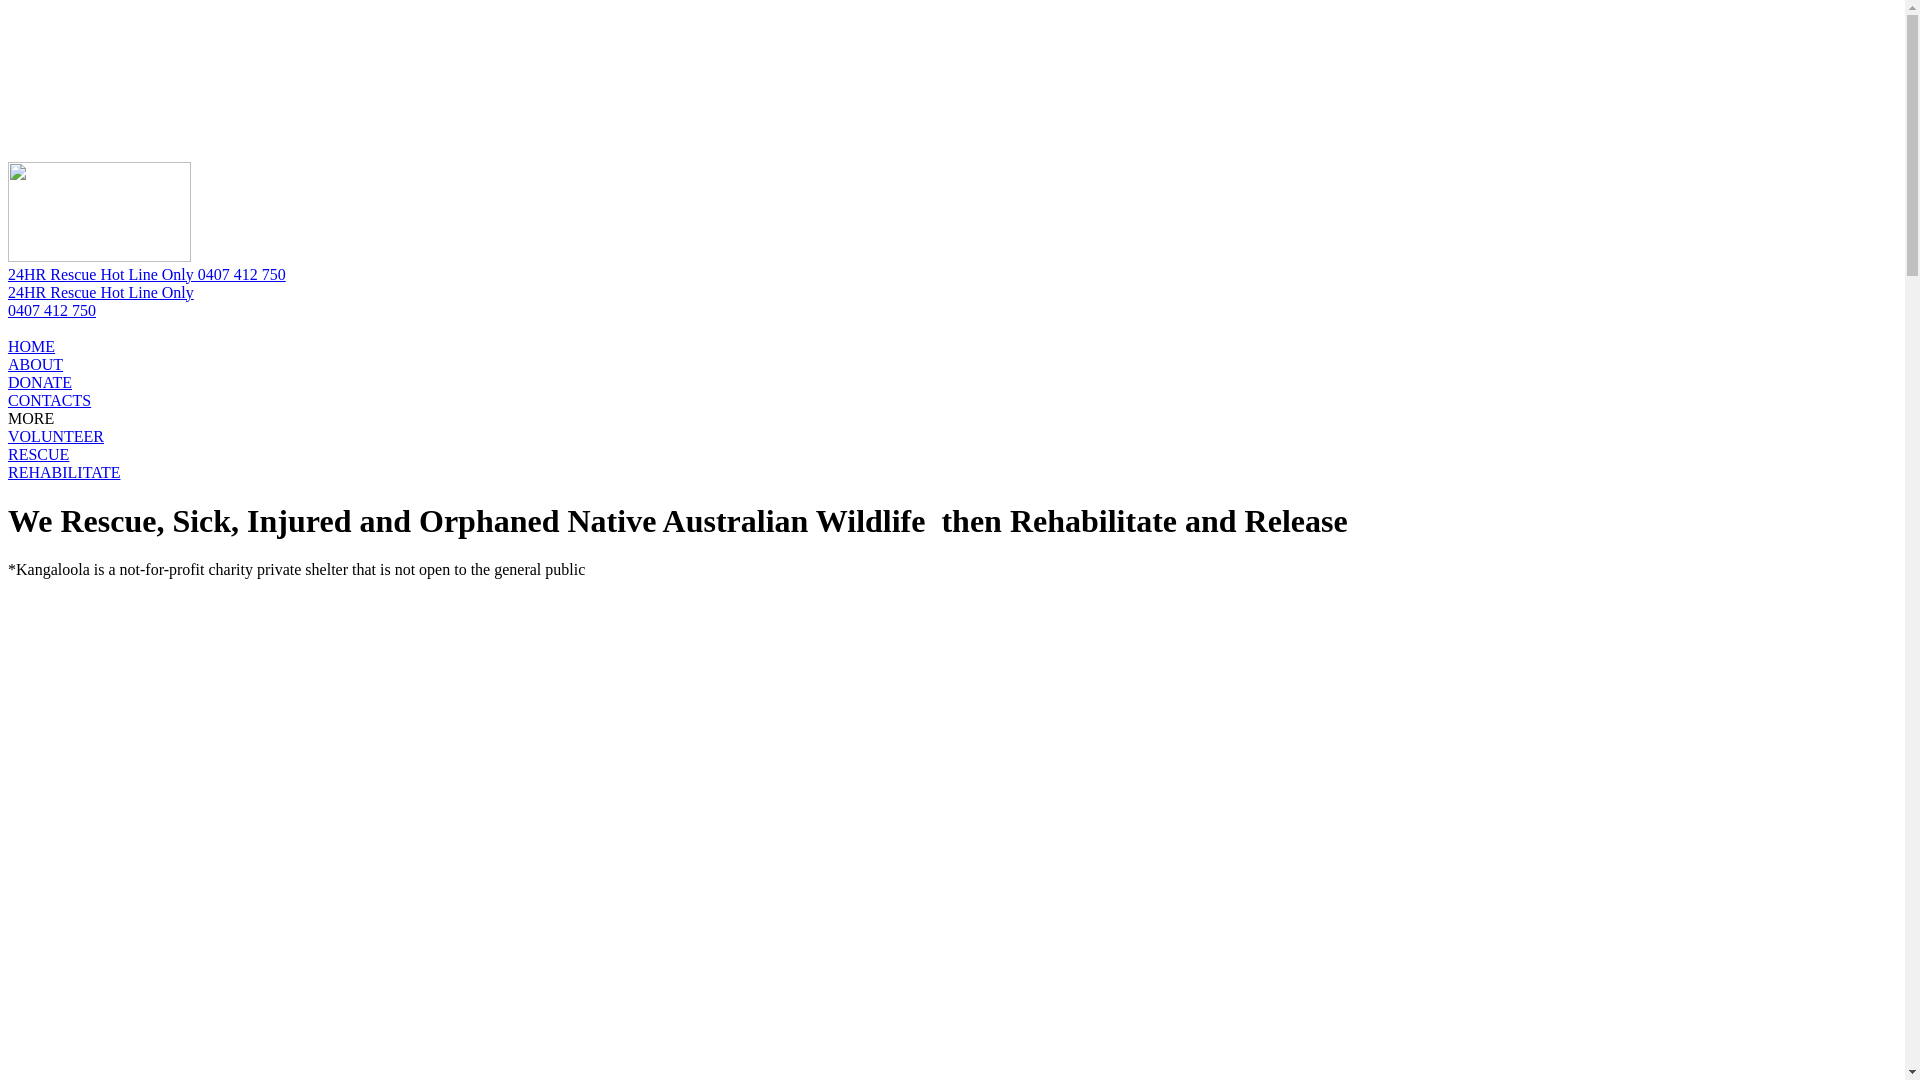 Image resolution: width=1920 pixels, height=1080 pixels. Describe the element at coordinates (39, 382) in the screenshot. I see `'DONATE'` at that location.